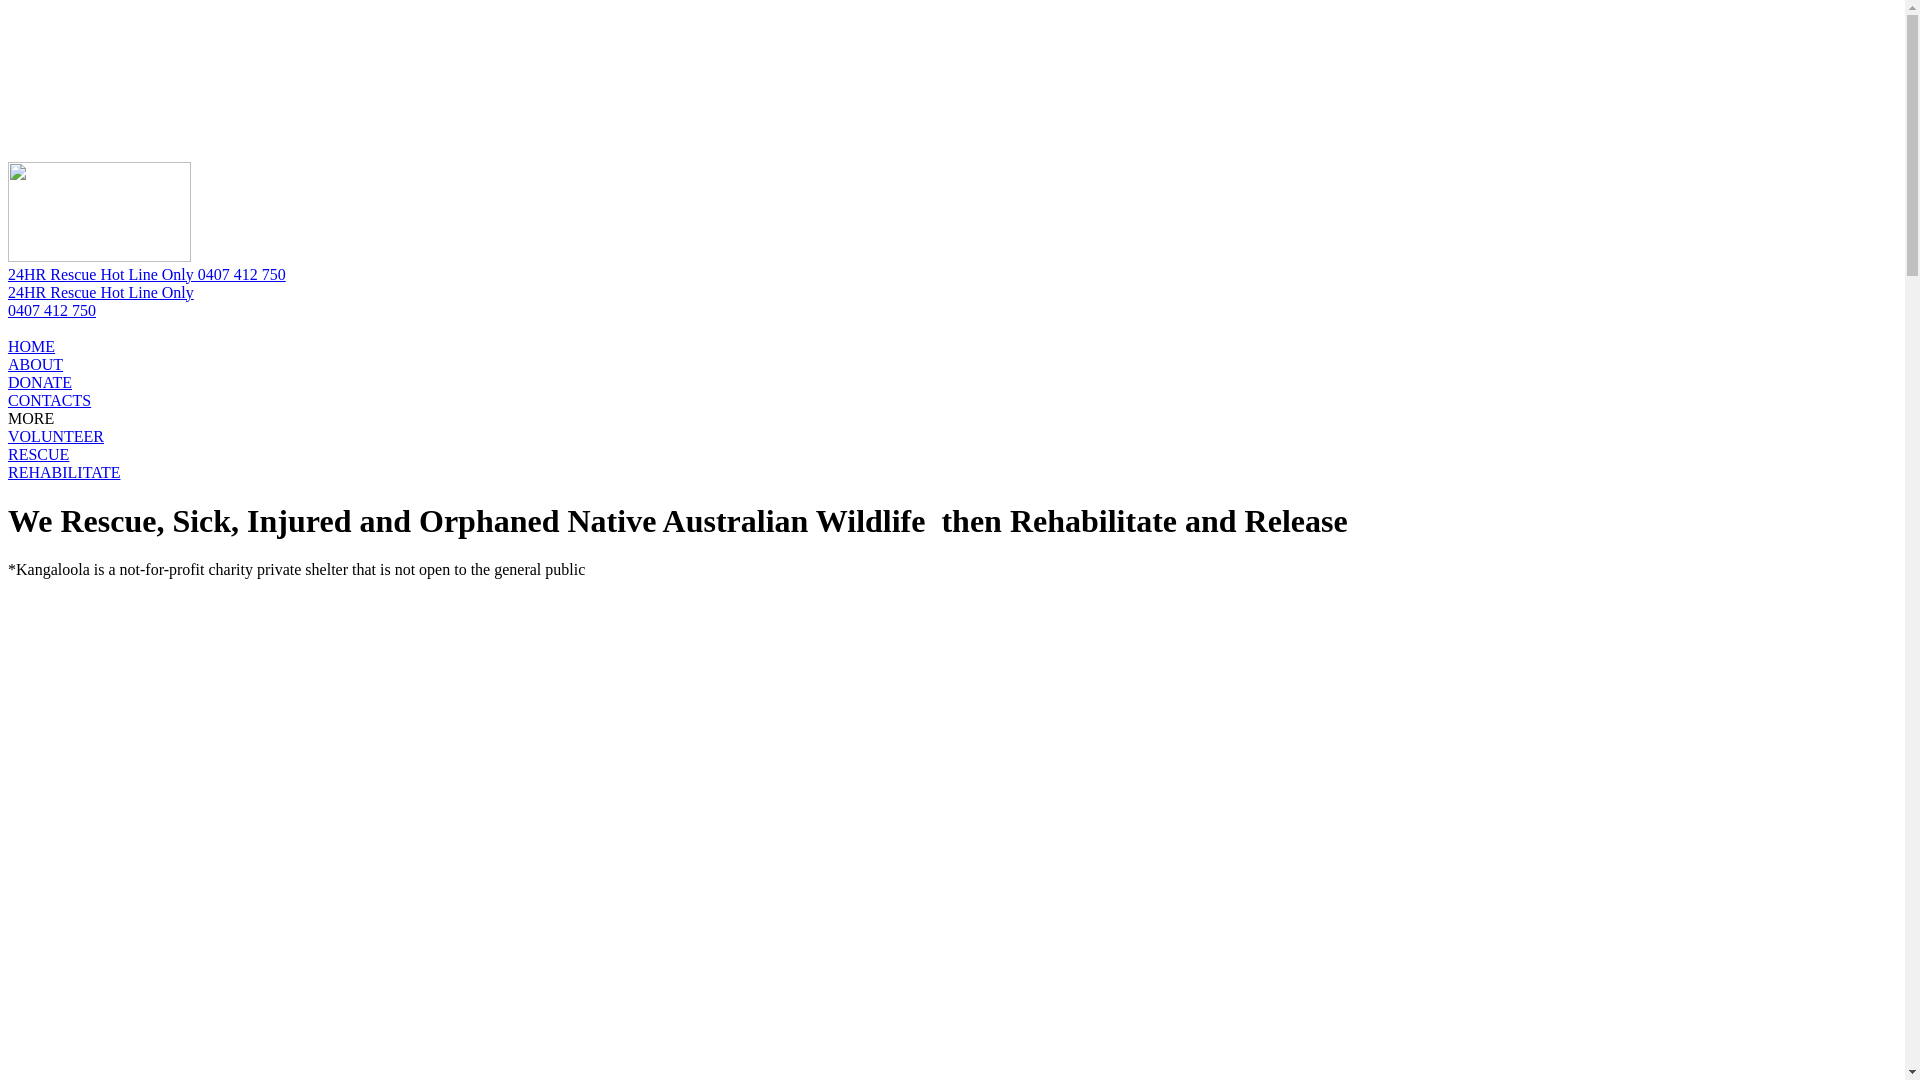 Image resolution: width=1920 pixels, height=1080 pixels. Describe the element at coordinates (39, 382) in the screenshot. I see `'DONATE'` at that location.